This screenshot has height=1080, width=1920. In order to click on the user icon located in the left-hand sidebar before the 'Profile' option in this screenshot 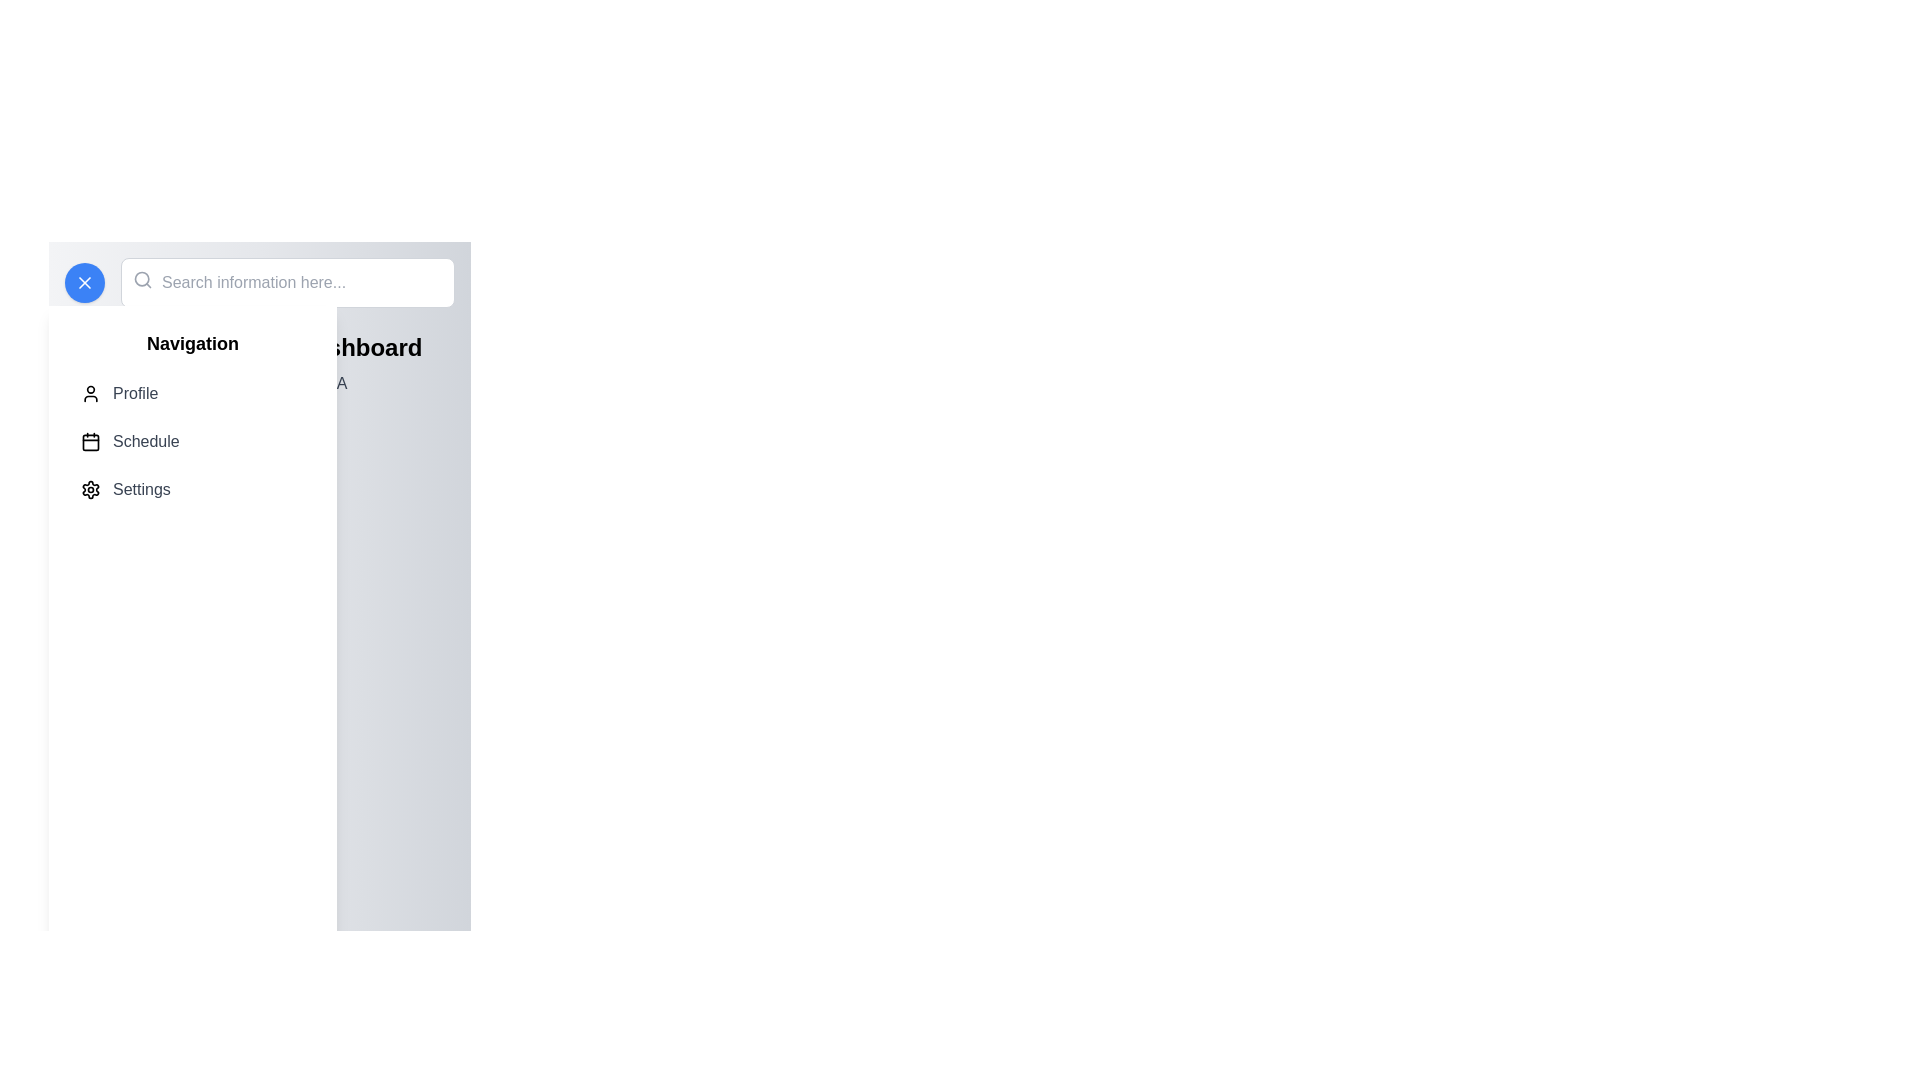, I will do `click(90, 393)`.